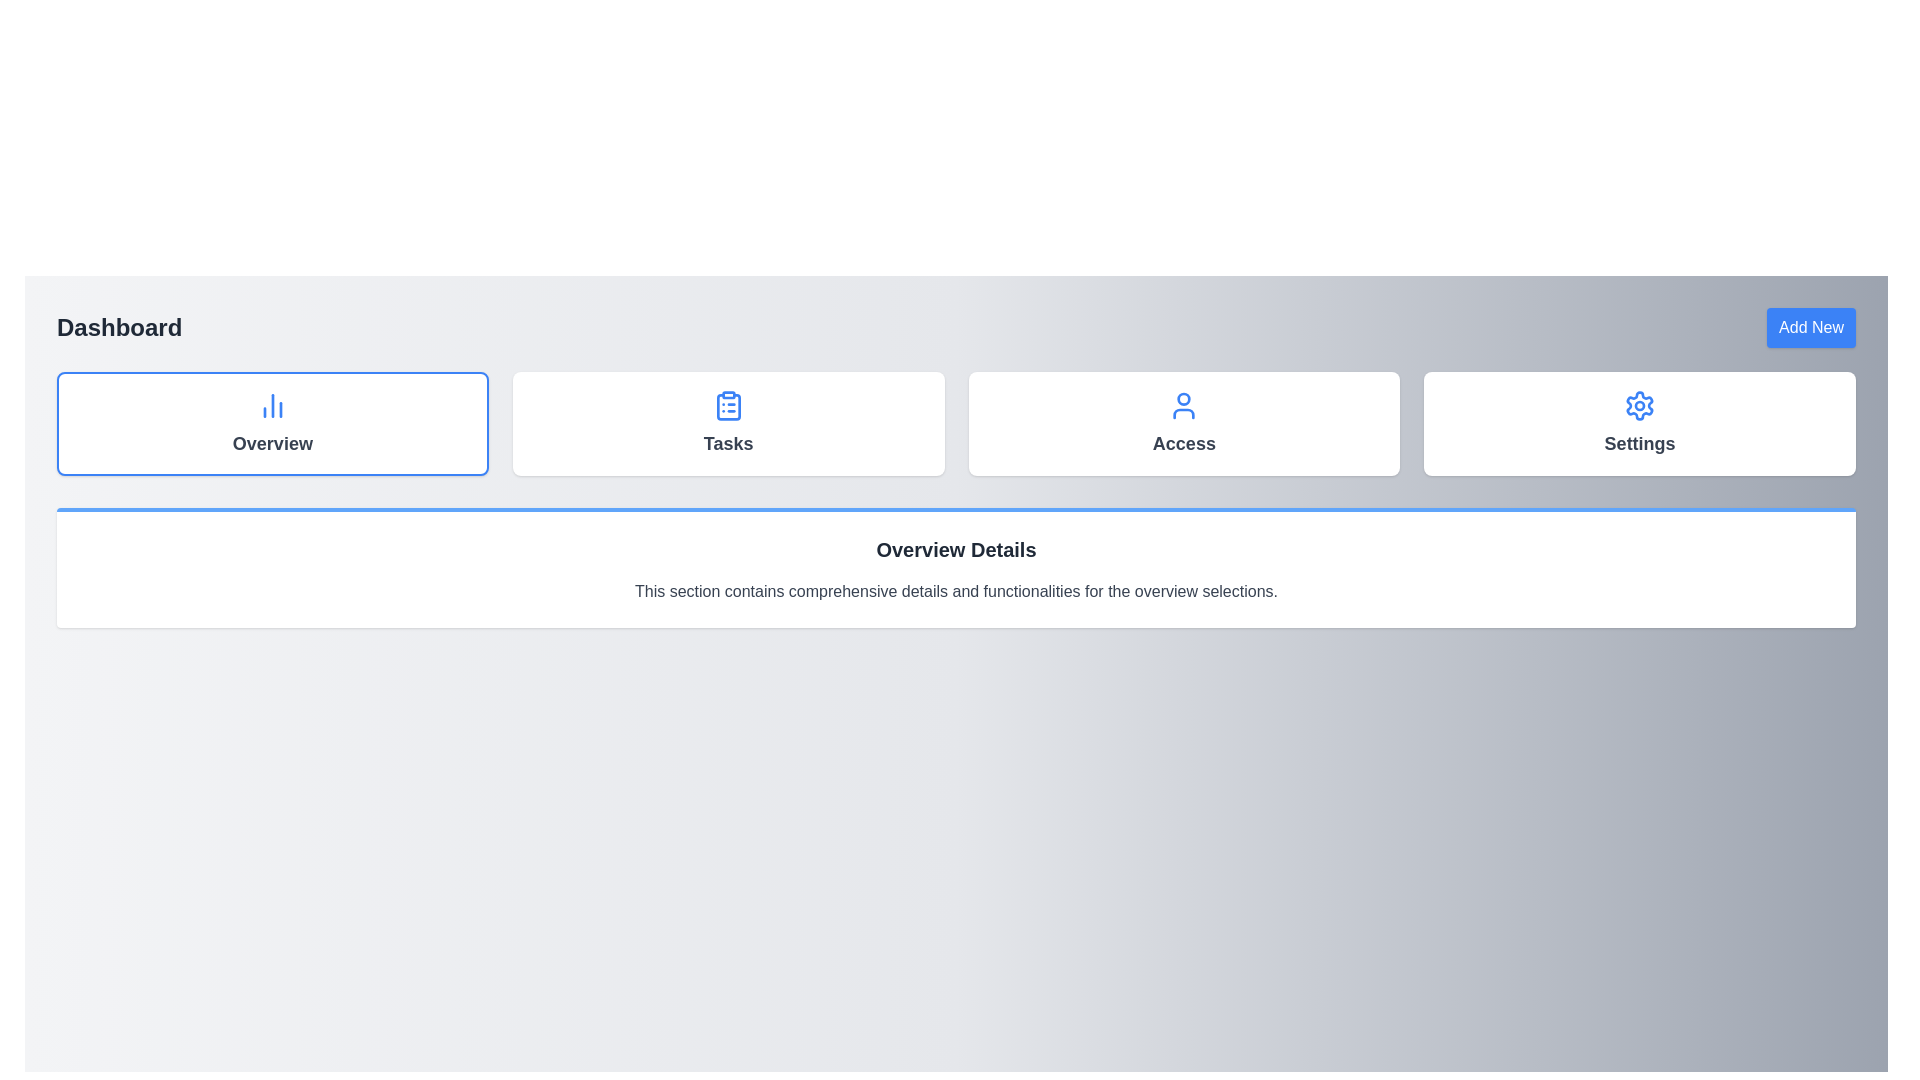 The image size is (1920, 1080). I want to click on the user-related features icon located in the 'Access' section of the top menu area, centered above the label 'Access', so click(1184, 405).